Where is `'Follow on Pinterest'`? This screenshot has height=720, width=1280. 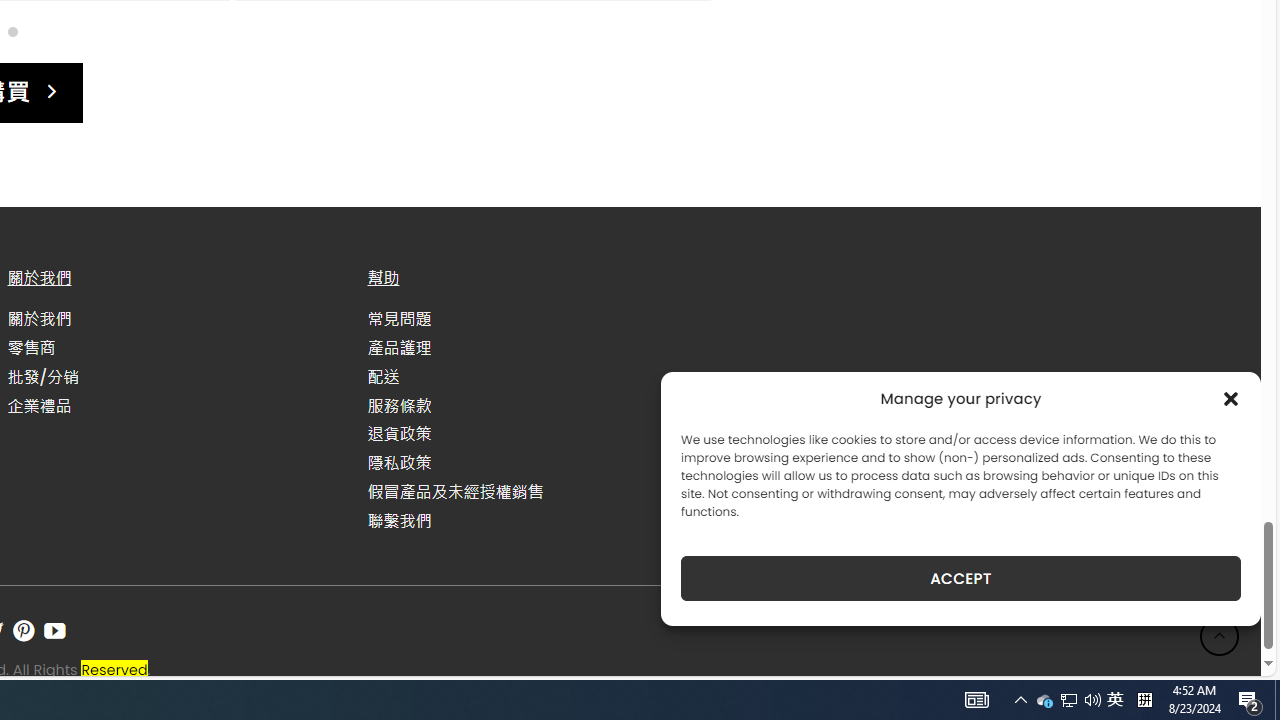 'Follow on Pinterest' is located at coordinates (23, 631).